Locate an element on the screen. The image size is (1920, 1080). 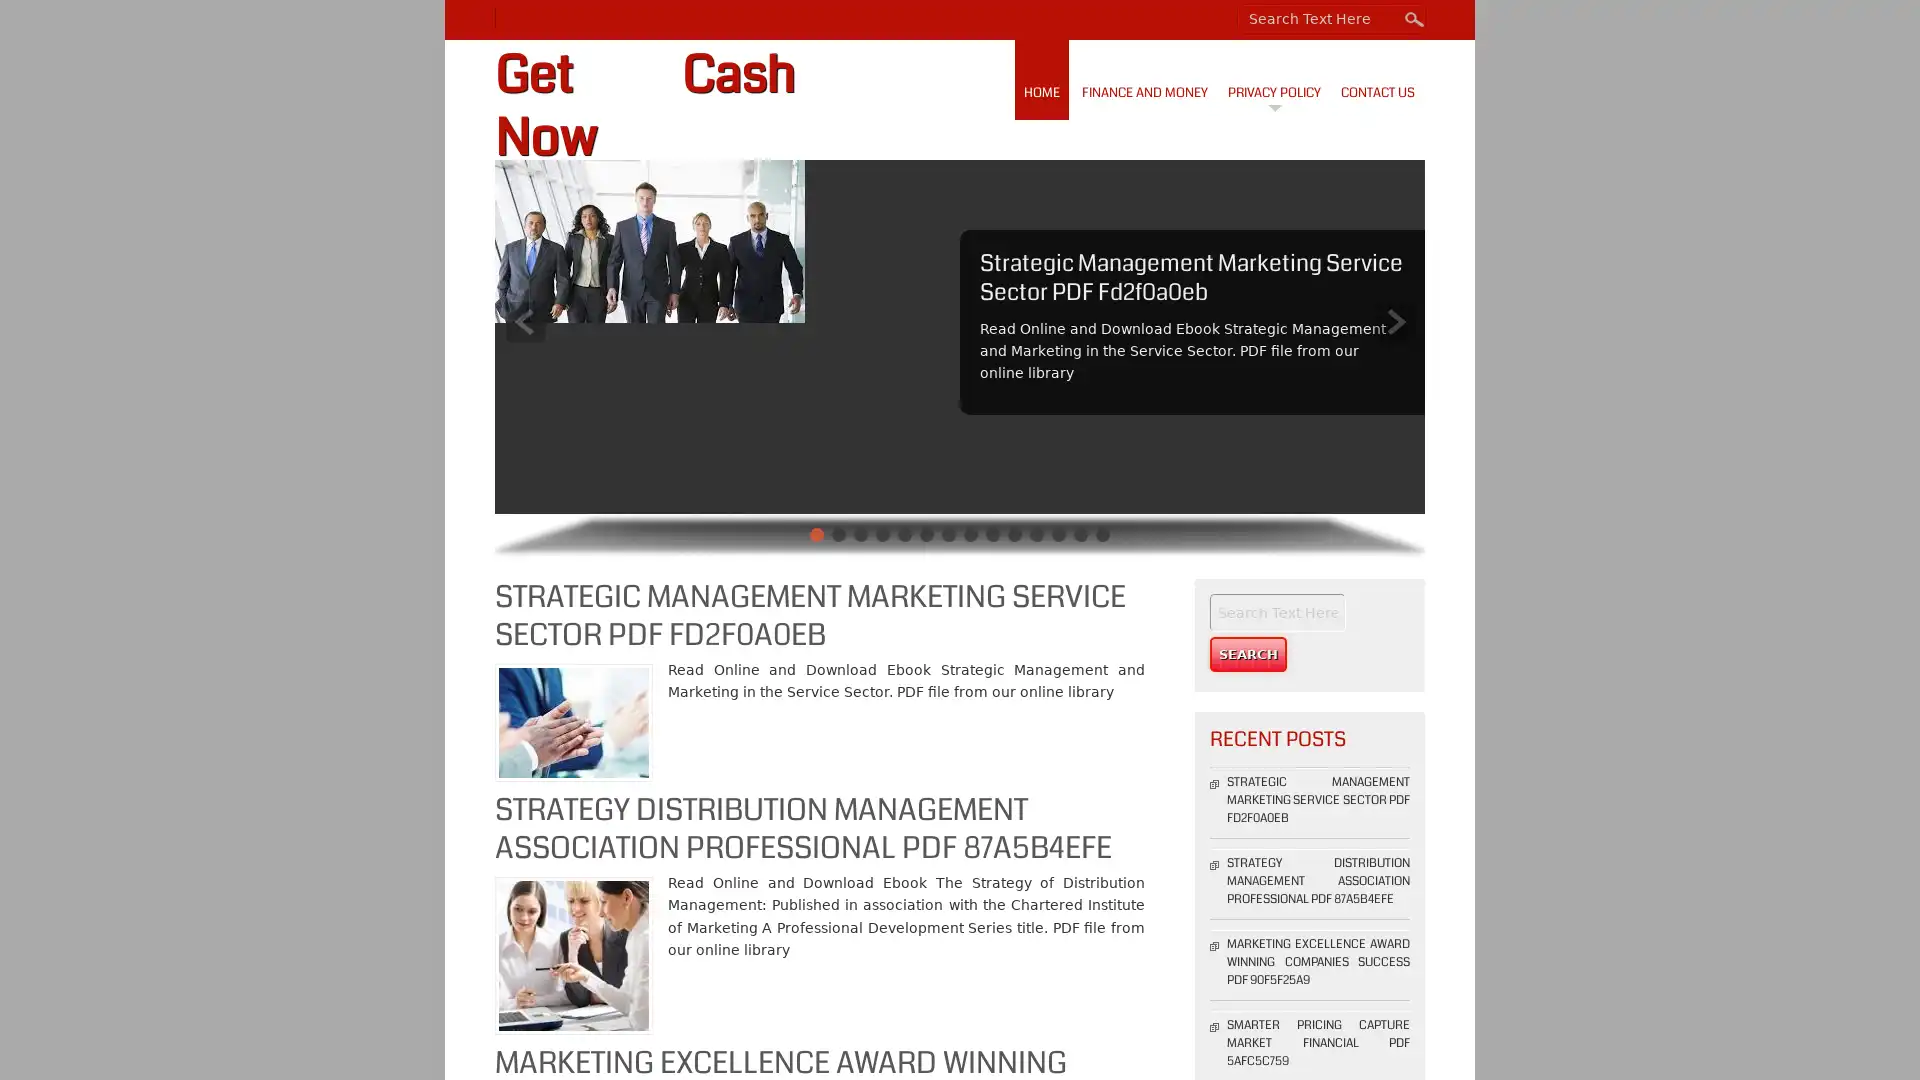
Search is located at coordinates (1247, 654).